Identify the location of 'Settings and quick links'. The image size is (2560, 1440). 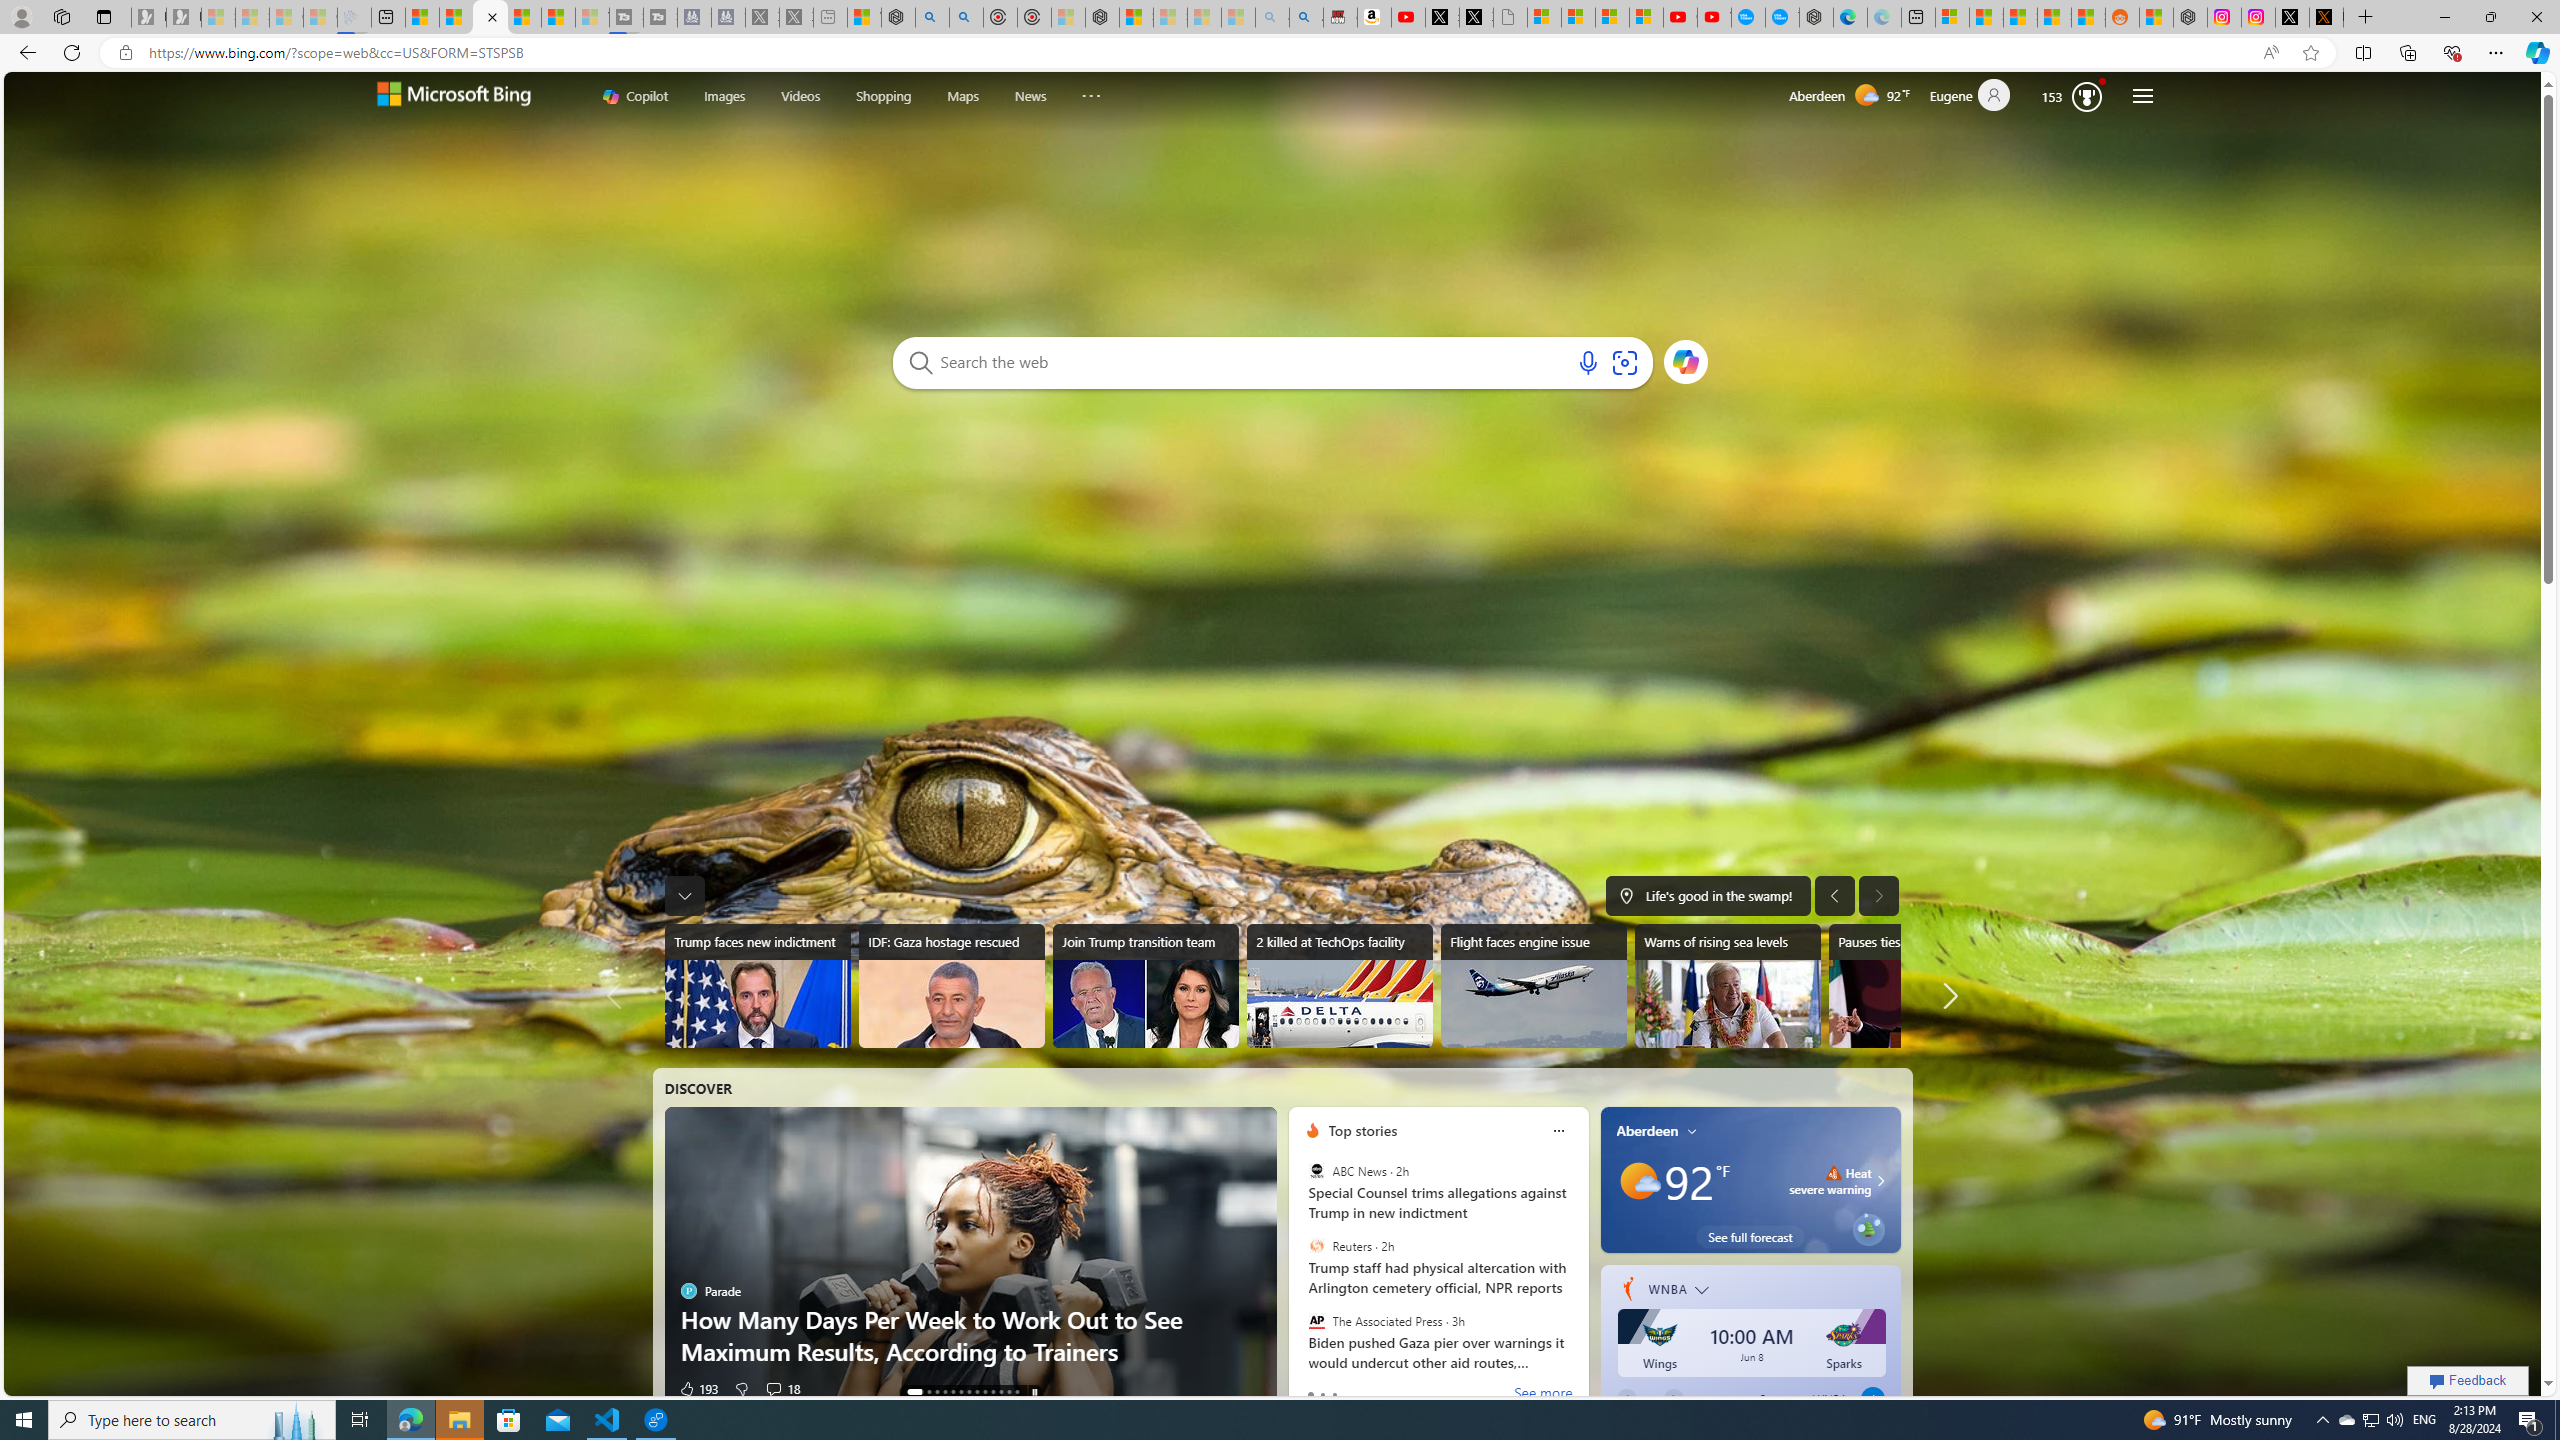
(2141, 95).